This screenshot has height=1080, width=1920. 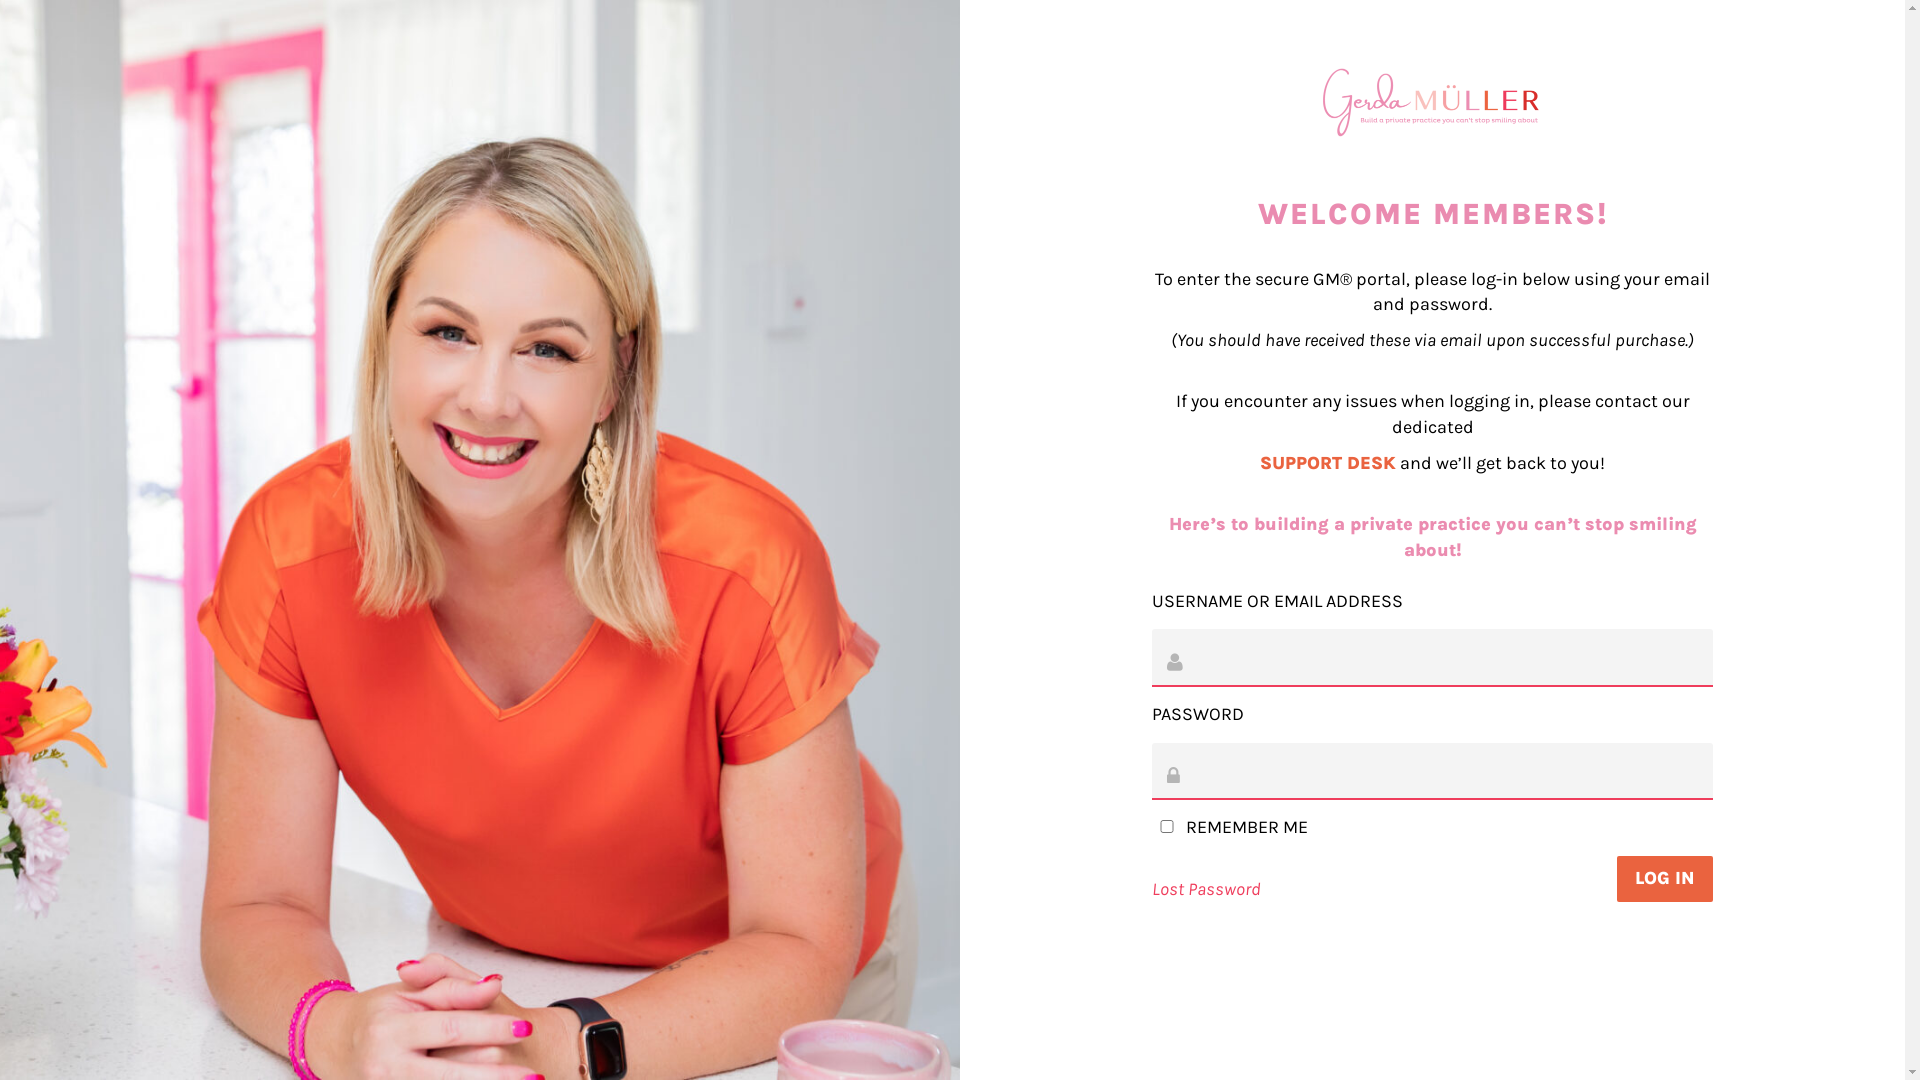 I want to click on 'Lost Password', so click(x=1205, y=887).